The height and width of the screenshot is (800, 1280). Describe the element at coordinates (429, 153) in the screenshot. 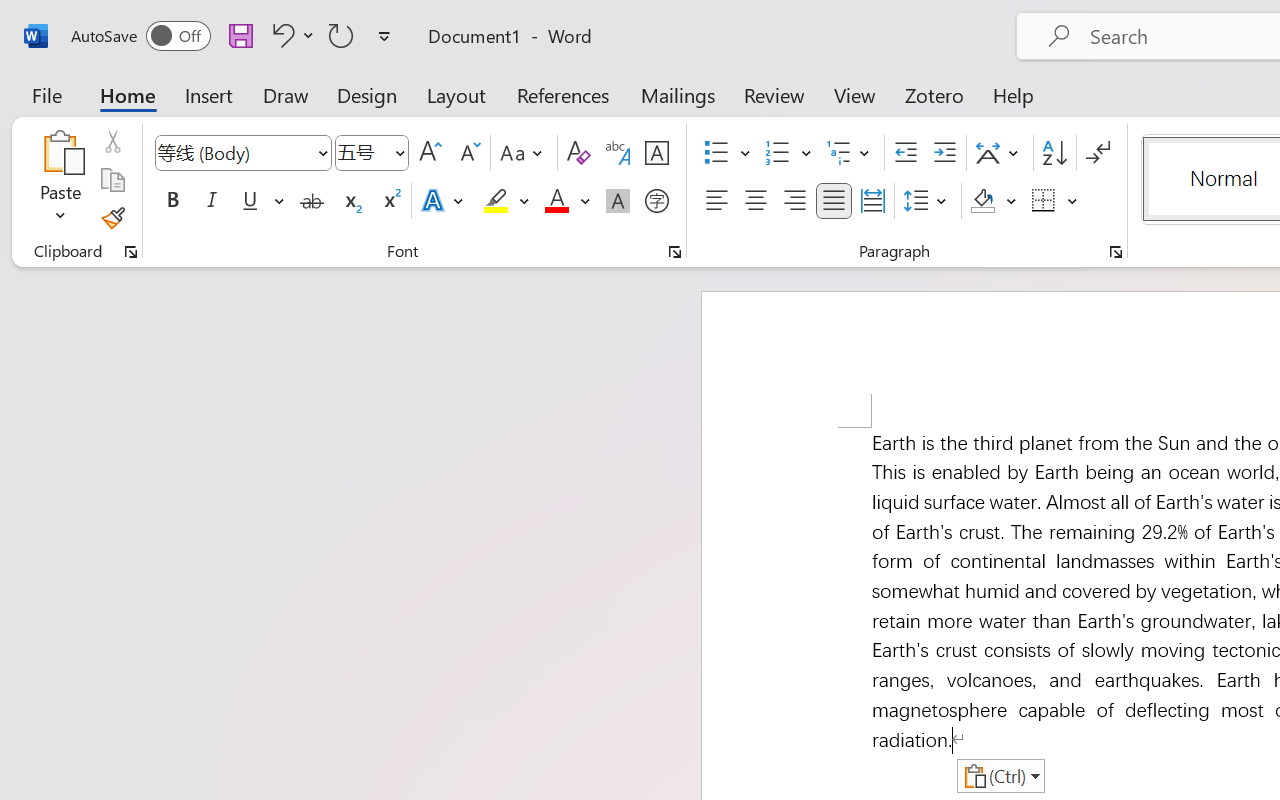

I see `'Grow Font'` at that location.